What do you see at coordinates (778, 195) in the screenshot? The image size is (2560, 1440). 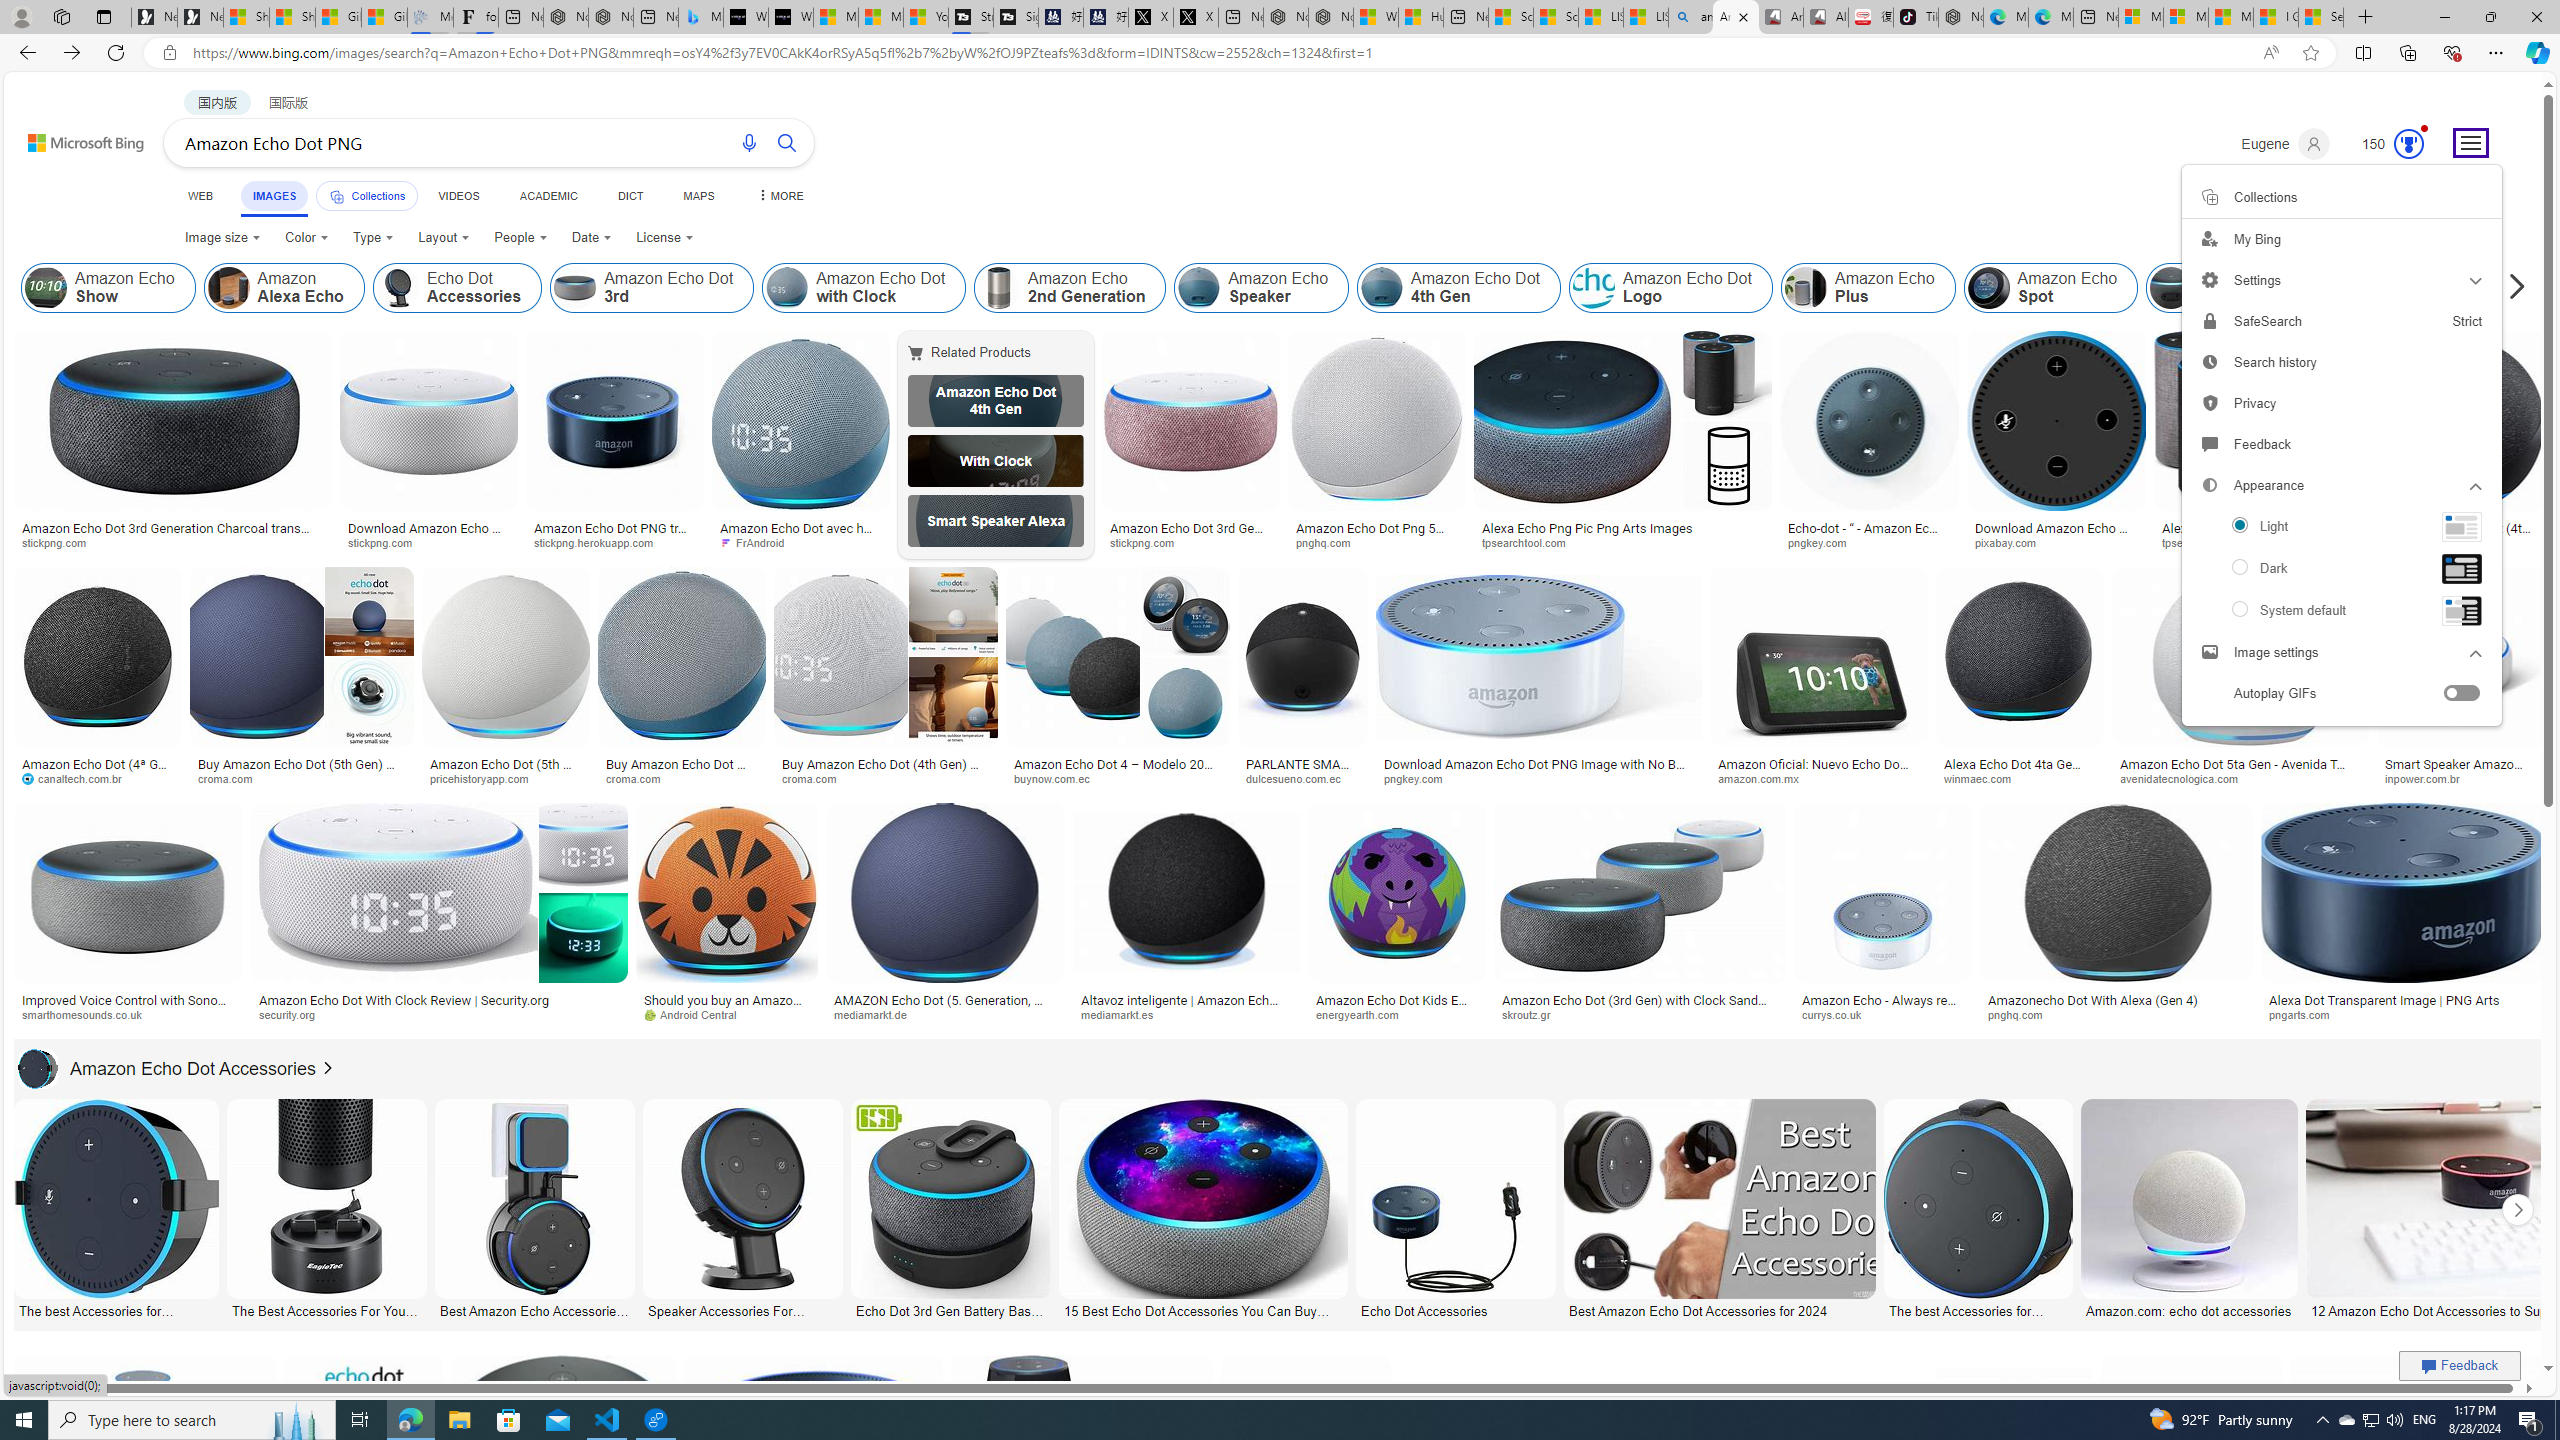 I see `'MORE'` at bounding box center [778, 195].